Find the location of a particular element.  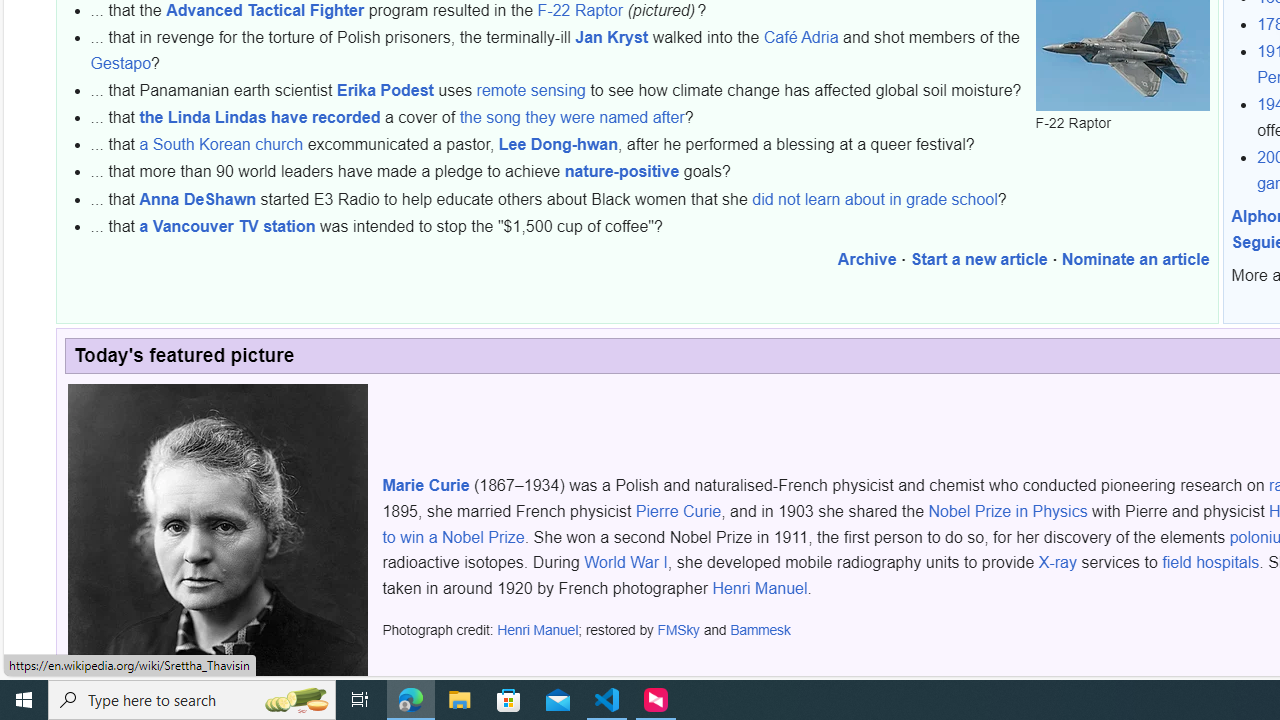

'the song they were named after' is located at coordinates (571, 117).